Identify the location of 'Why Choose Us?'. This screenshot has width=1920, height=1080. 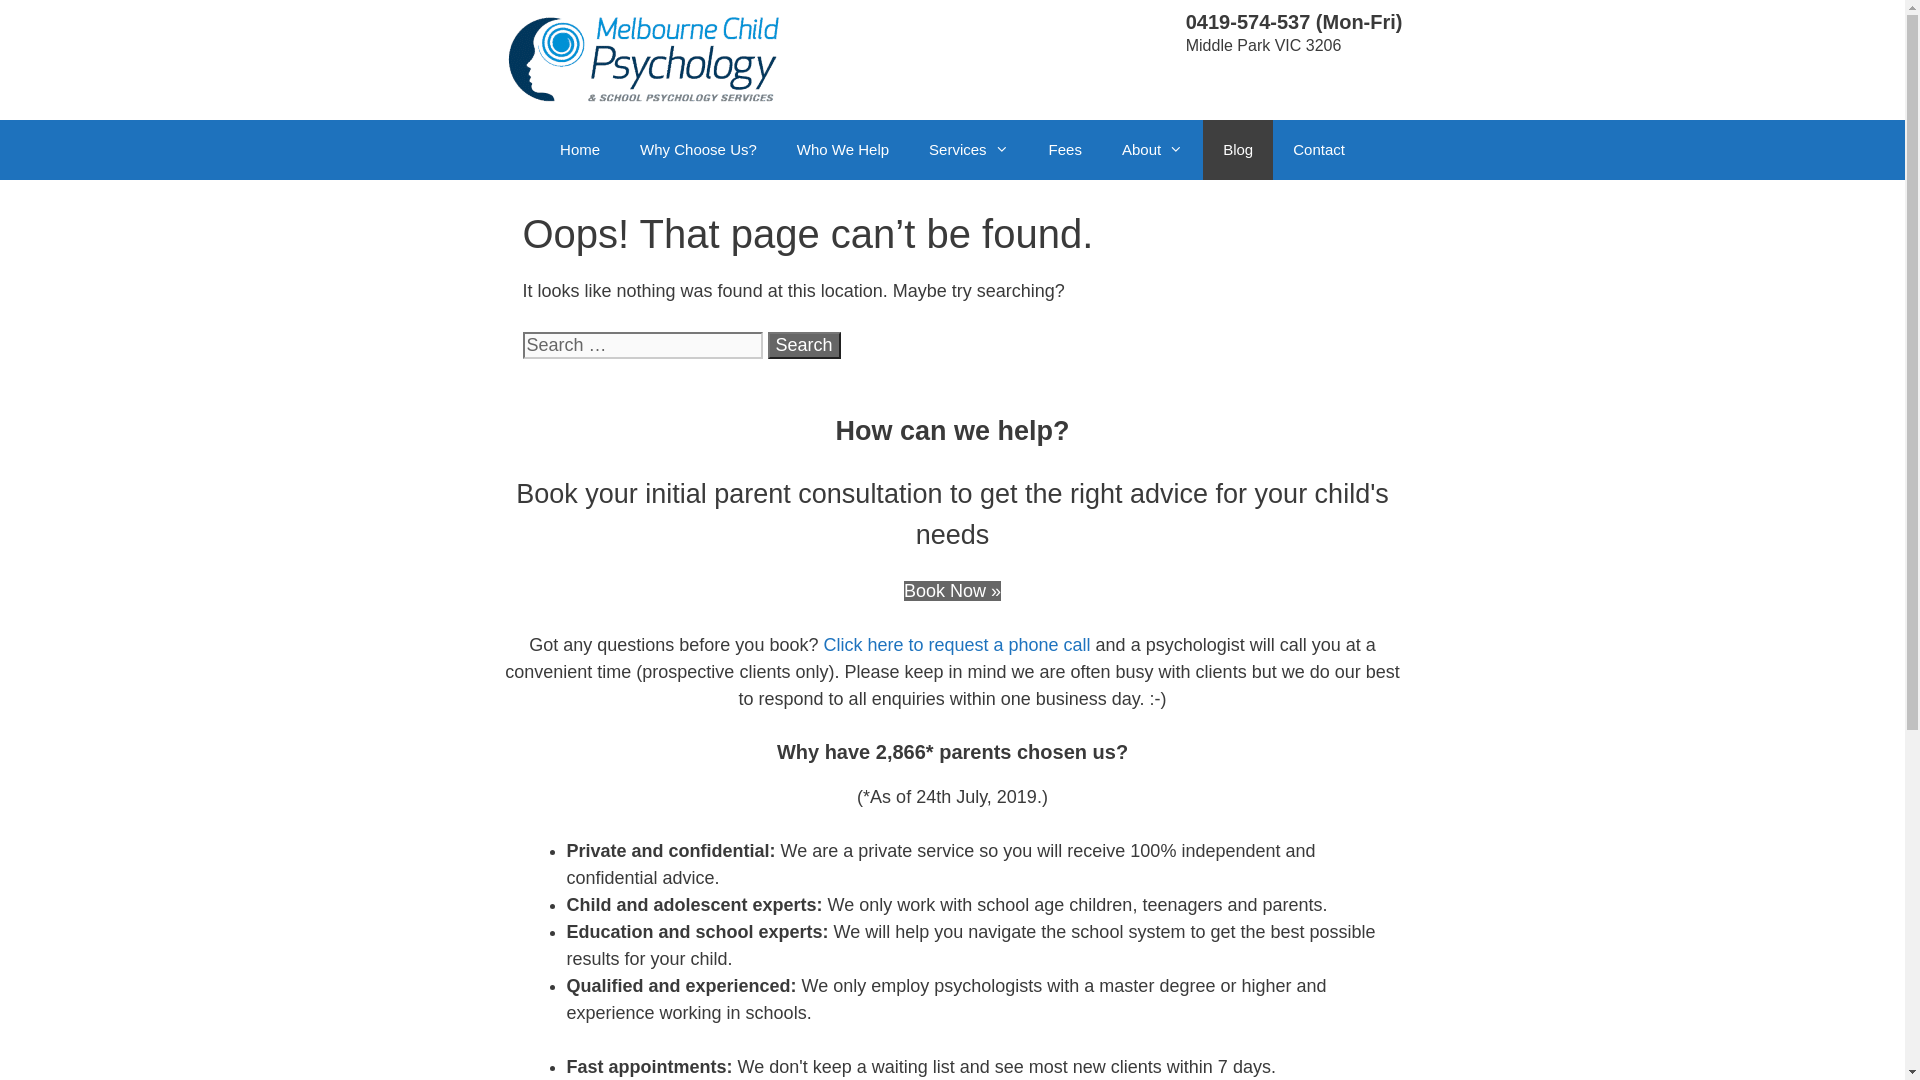
(698, 149).